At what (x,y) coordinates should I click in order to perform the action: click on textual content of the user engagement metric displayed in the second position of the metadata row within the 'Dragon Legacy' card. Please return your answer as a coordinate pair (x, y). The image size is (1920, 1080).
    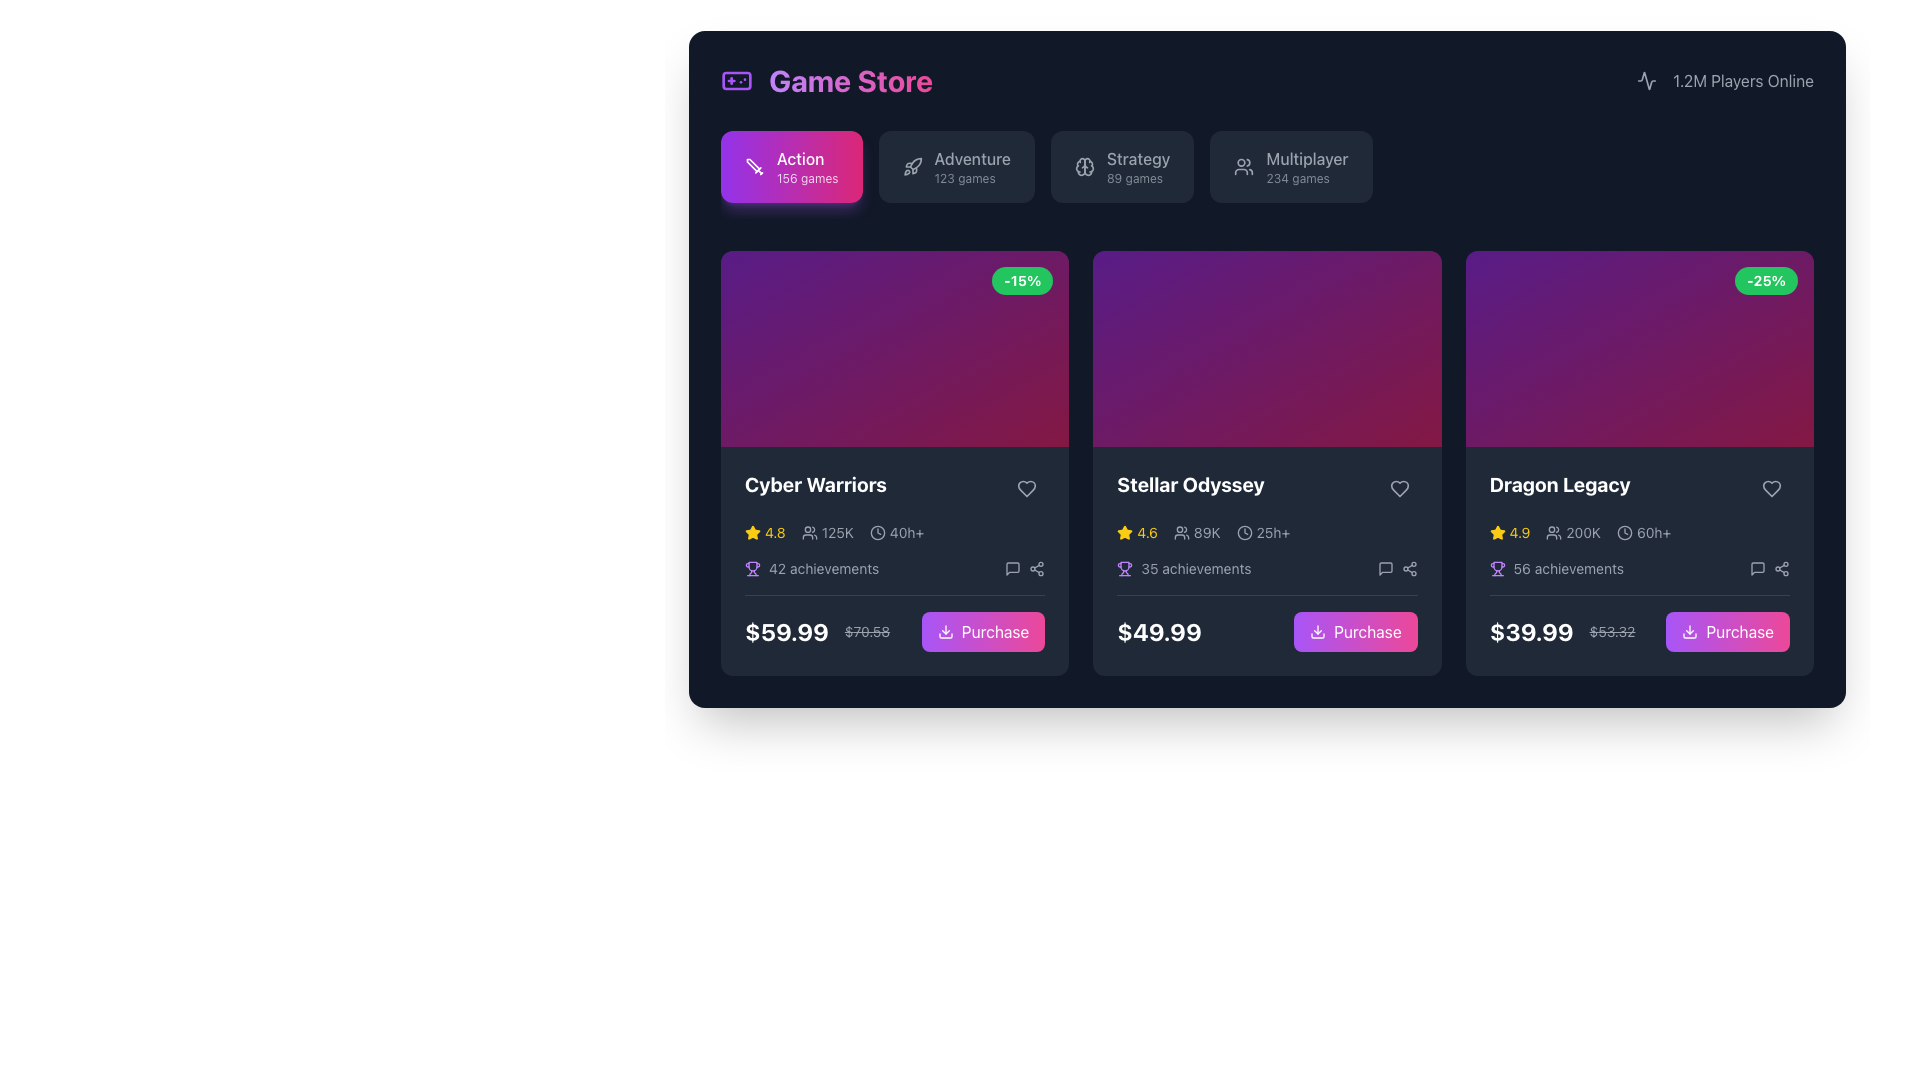
    Looking at the image, I should click on (1572, 531).